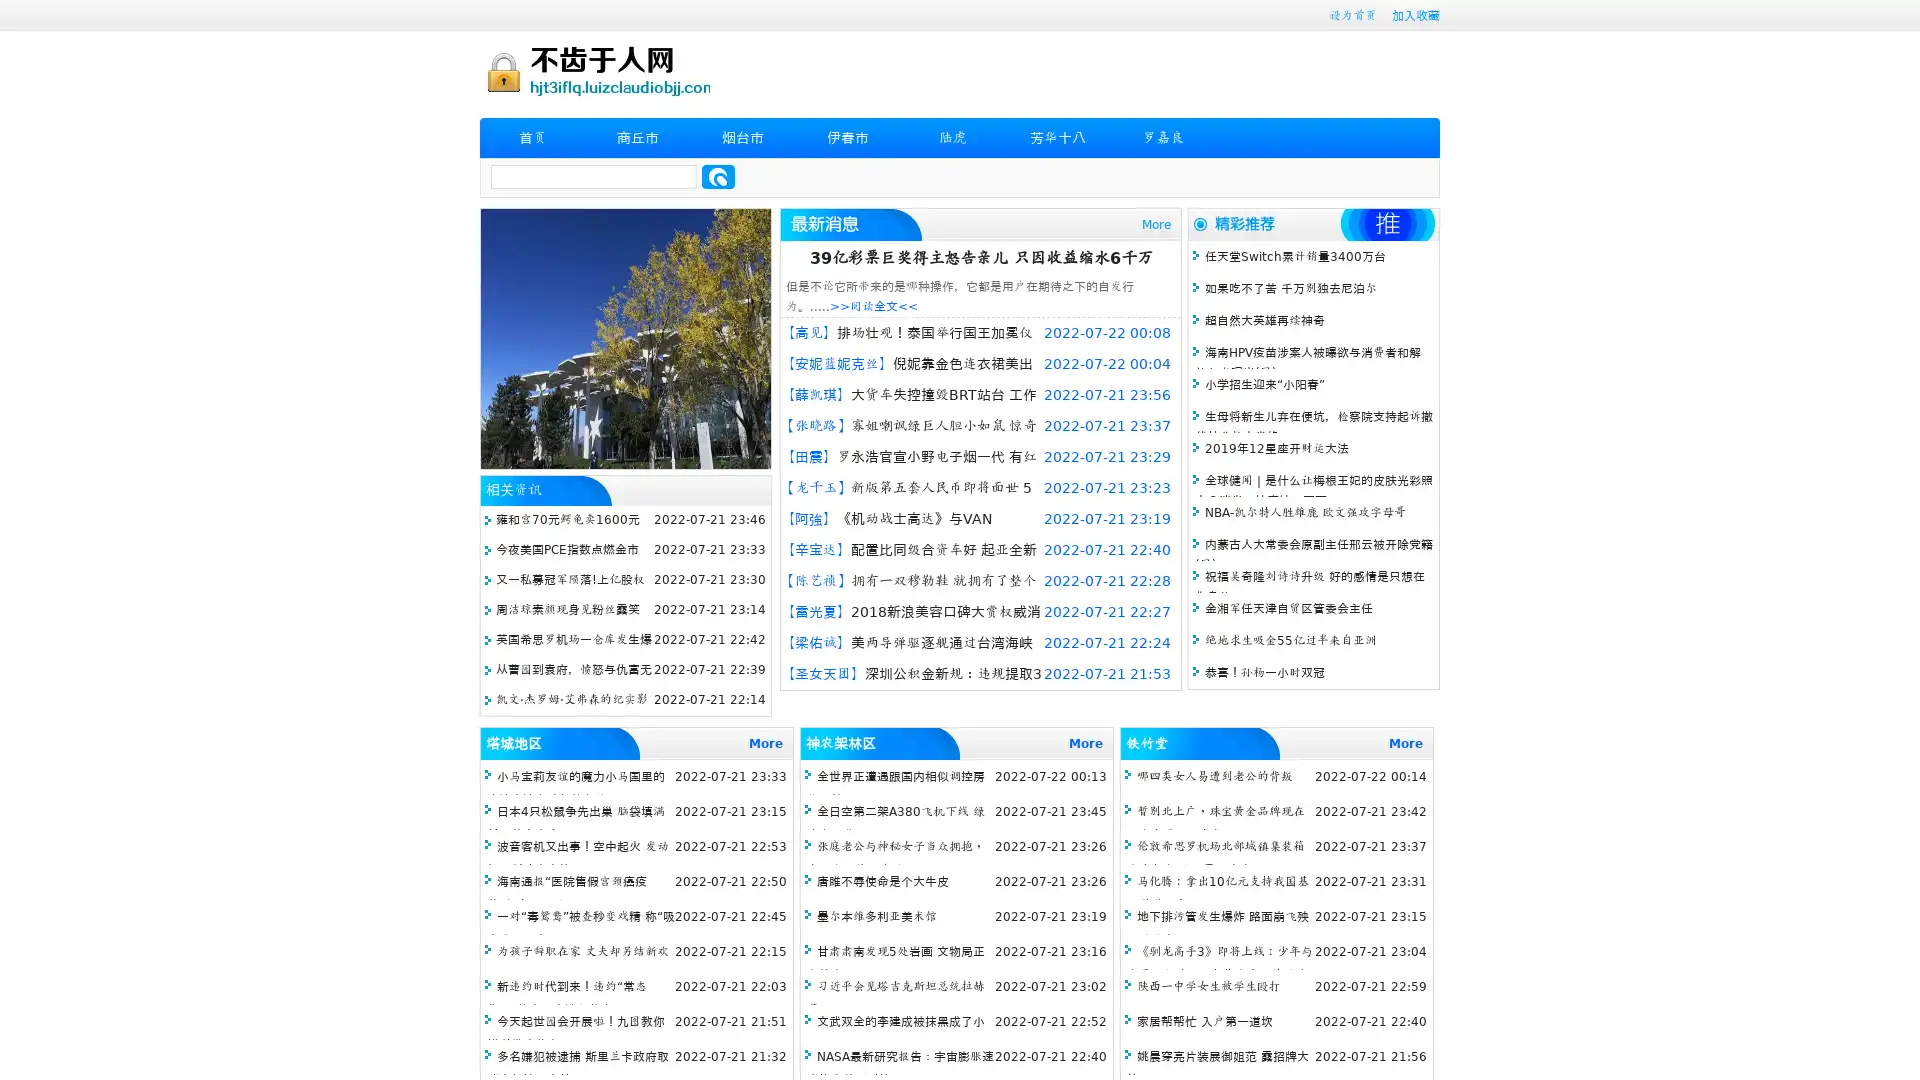 The height and width of the screenshot is (1080, 1920). I want to click on Search, so click(718, 176).